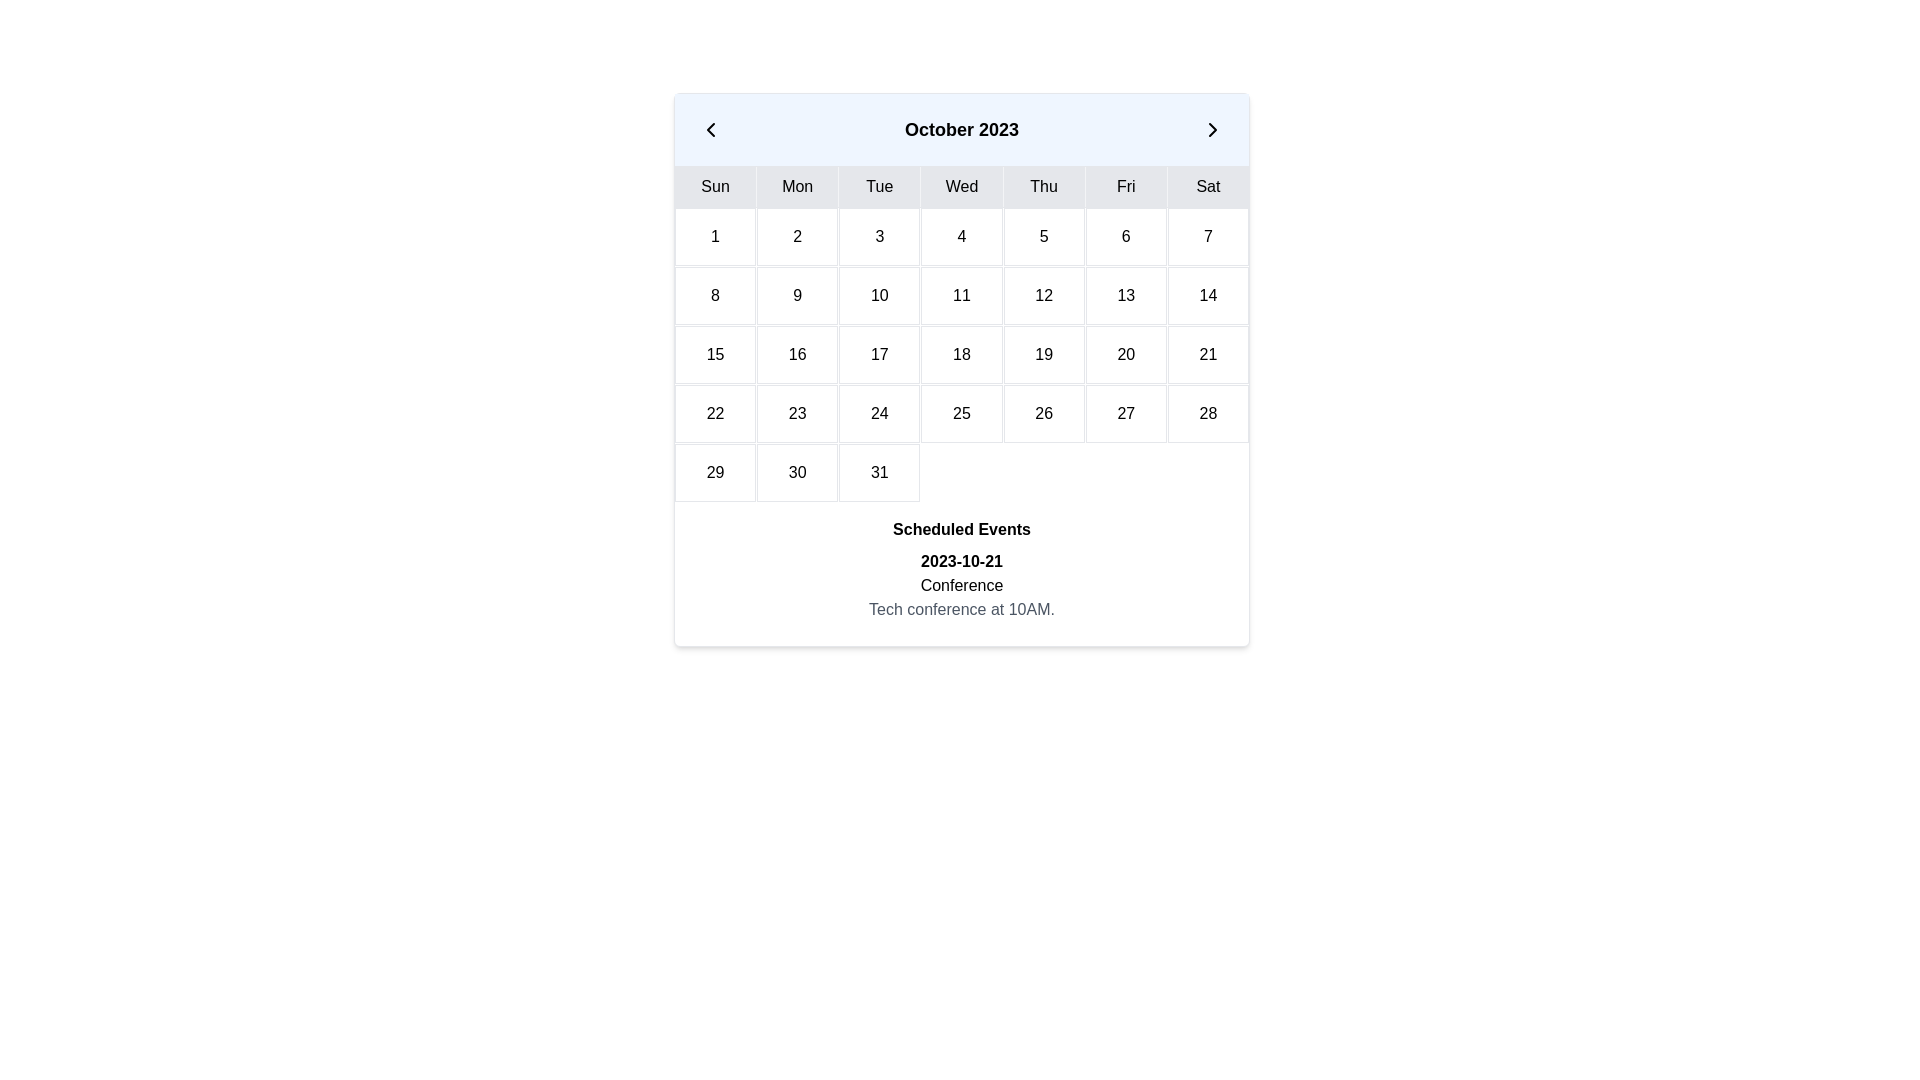 The image size is (1920, 1080). I want to click on the Header Row of Weekdays in the Calendar, which contains the day abbreviations 'Sun', 'Mon', 'Tue', 'Wed', 'Thu', 'Fri', and 'Sat', located below the title 'October 2023', so click(961, 186).